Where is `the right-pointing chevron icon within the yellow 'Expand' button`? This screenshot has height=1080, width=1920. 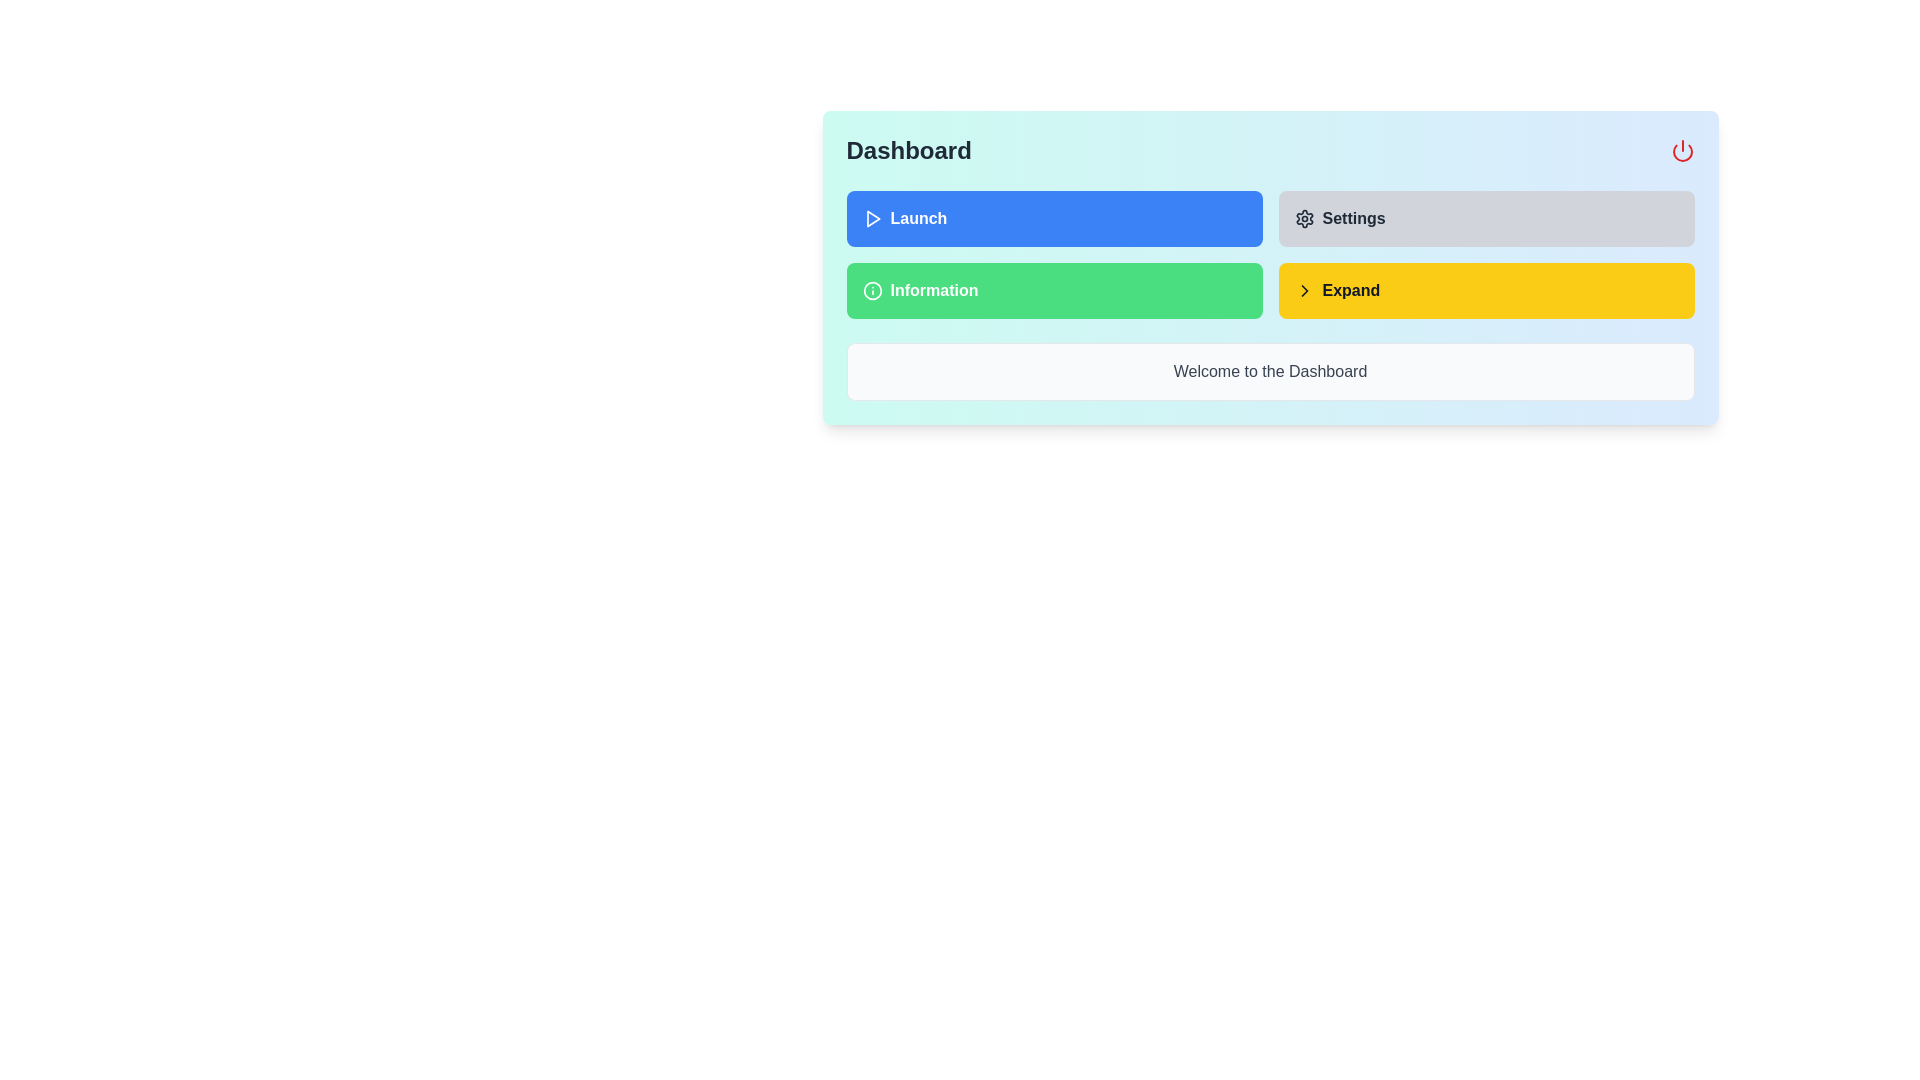 the right-pointing chevron icon within the yellow 'Expand' button is located at coordinates (1304, 290).